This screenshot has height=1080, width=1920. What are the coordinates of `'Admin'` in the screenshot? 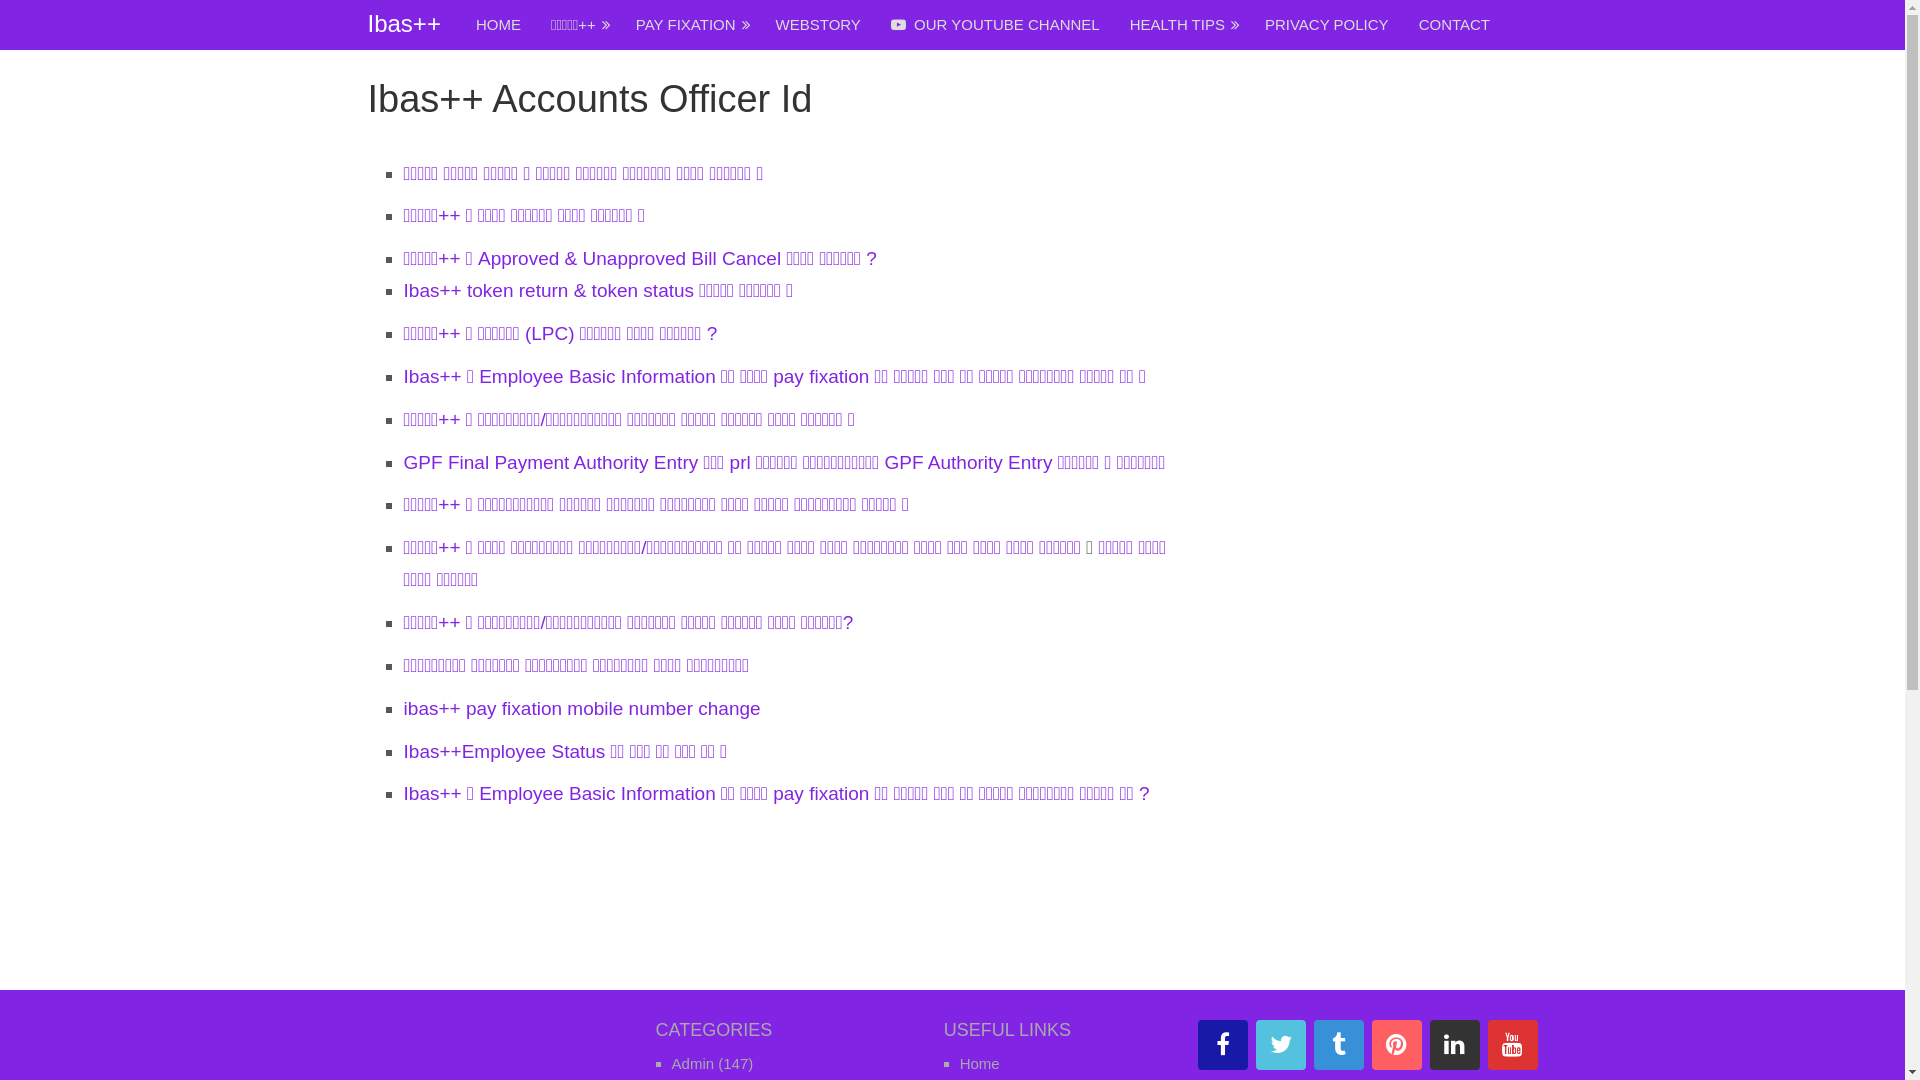 It's located at (693, 1062).